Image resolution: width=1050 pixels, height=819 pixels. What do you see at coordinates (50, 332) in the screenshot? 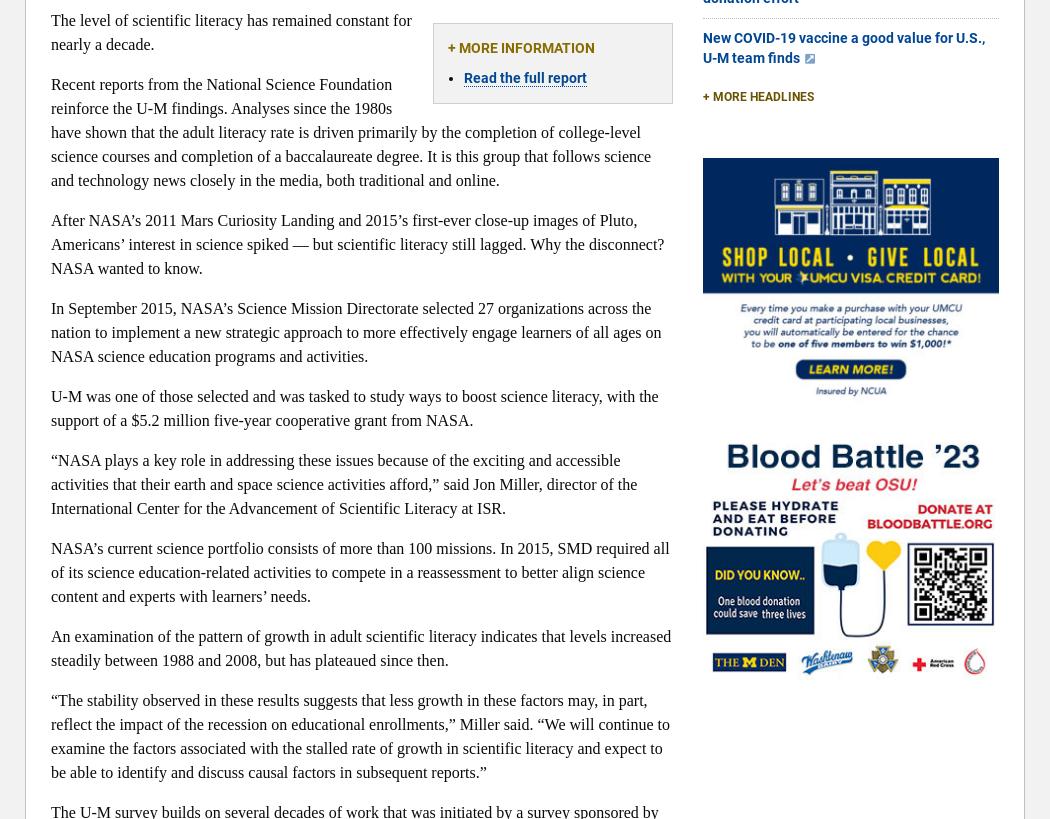
I see `'In September 2015, NASA’s Science Mission Directorate selected 27 organizations across the nation to implement a new strategic approach to more effectively engage learners of all ages on NASA science education programs and activities.'` at bounding box center [50, 332].